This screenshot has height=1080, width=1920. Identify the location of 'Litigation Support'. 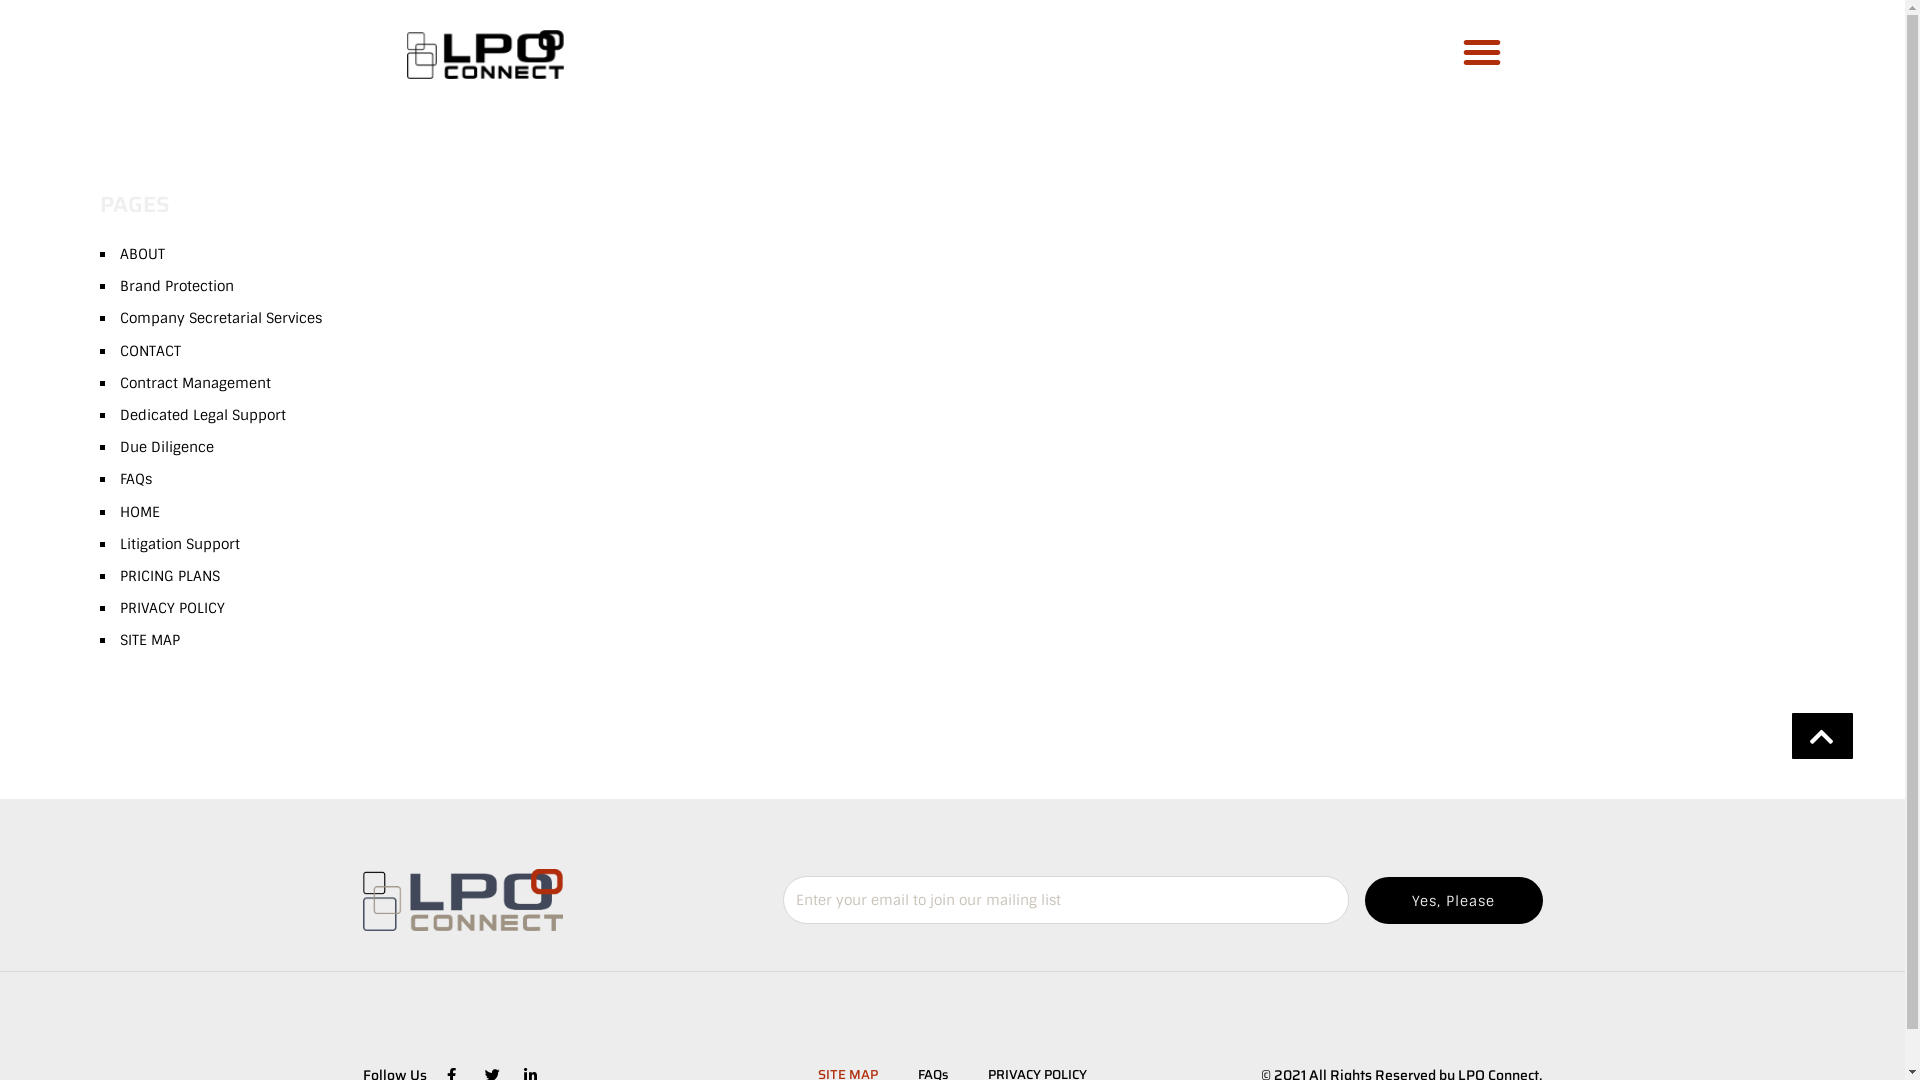
(180, 543).